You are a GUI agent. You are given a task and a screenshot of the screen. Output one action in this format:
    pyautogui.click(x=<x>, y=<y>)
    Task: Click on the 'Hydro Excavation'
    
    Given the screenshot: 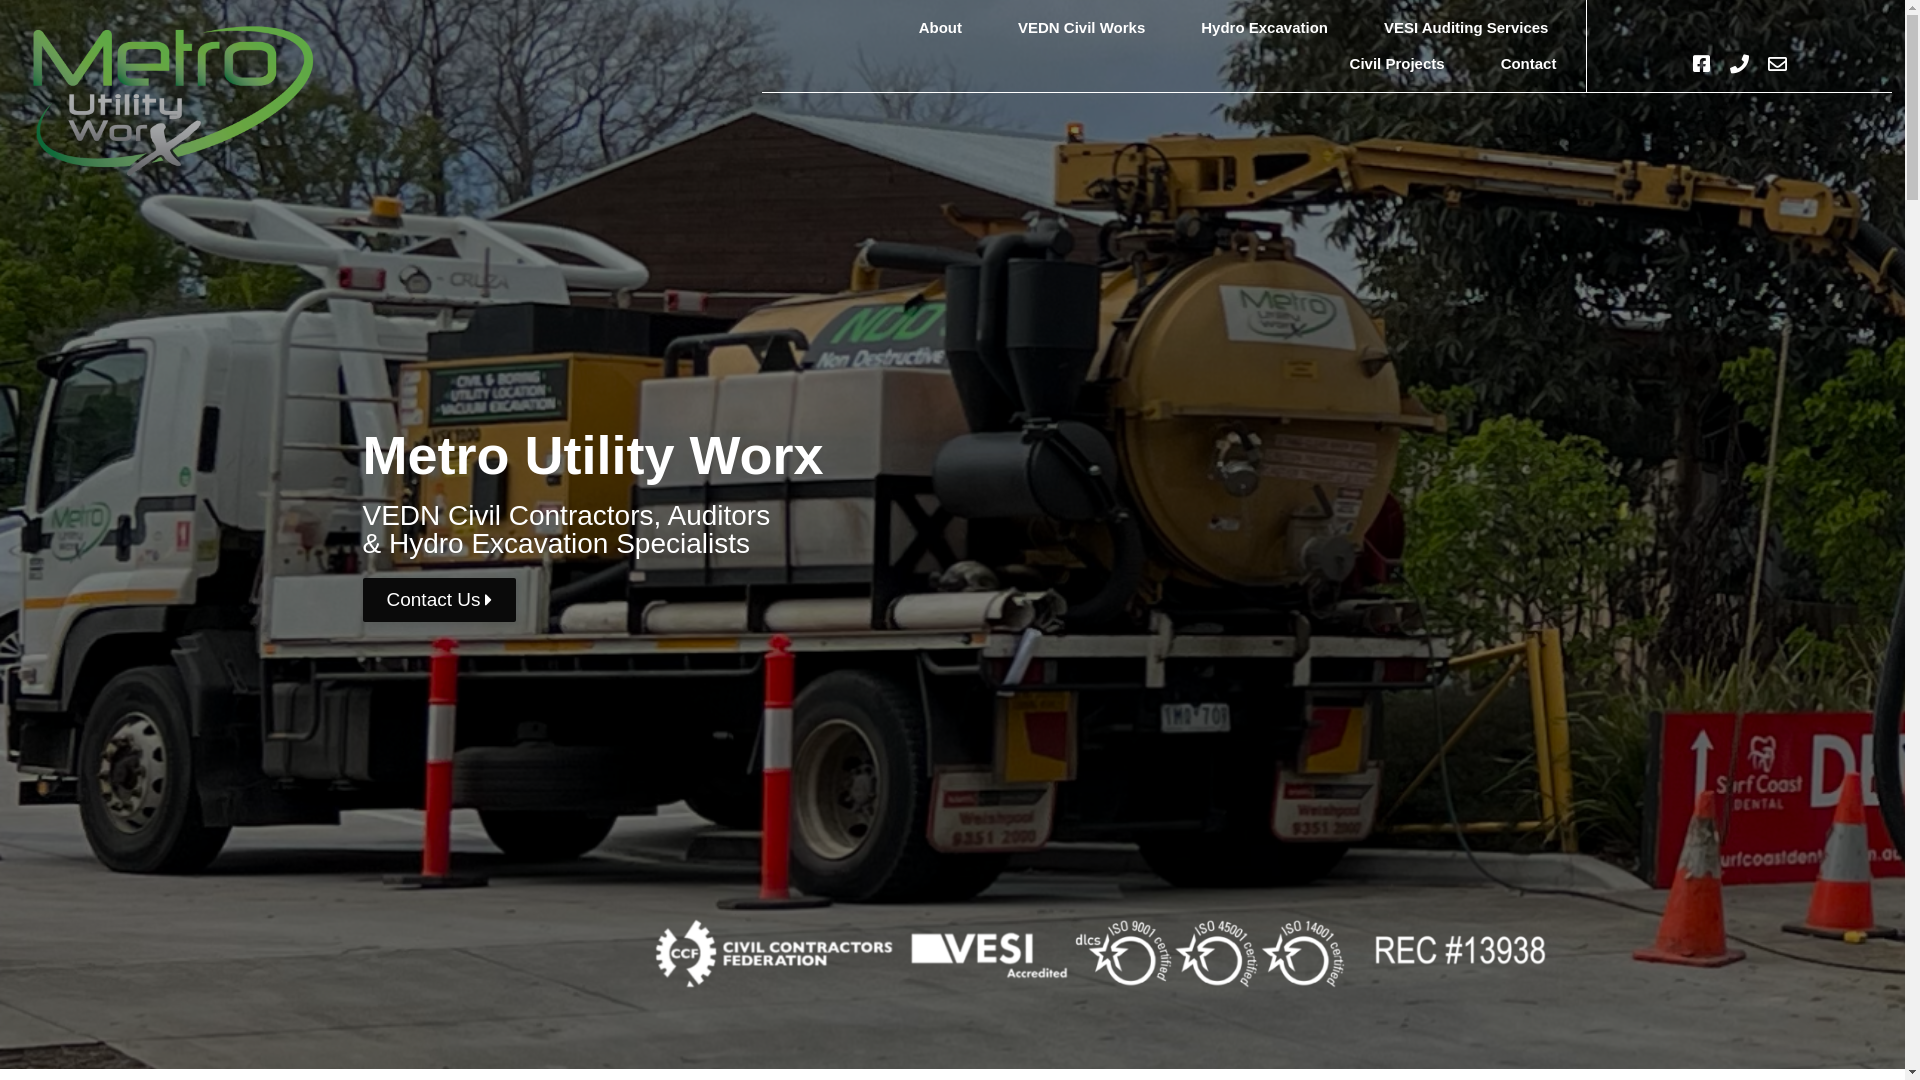 What is the action you would take?
    pyautogui.click(x=1263, y=27)
    